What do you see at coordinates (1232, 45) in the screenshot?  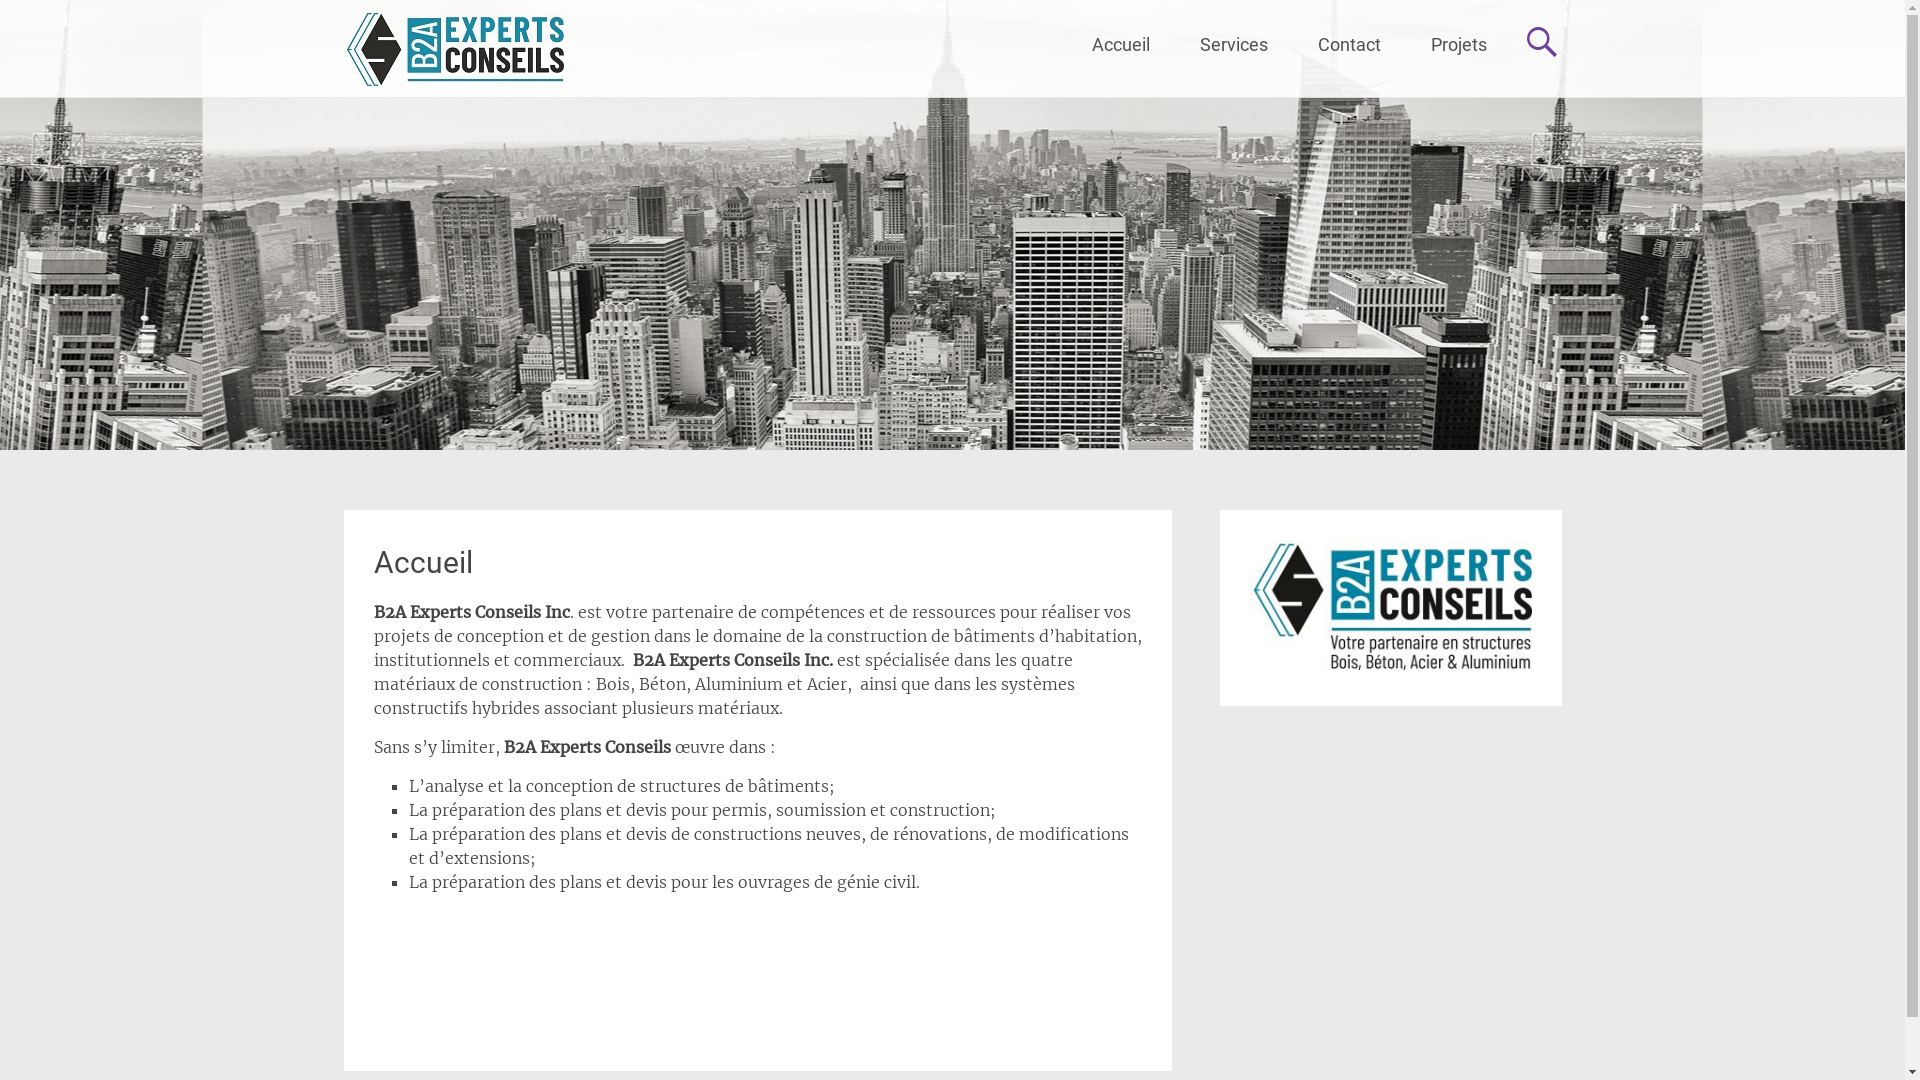 I see `'Services'` at bounding box center [1232, 45].